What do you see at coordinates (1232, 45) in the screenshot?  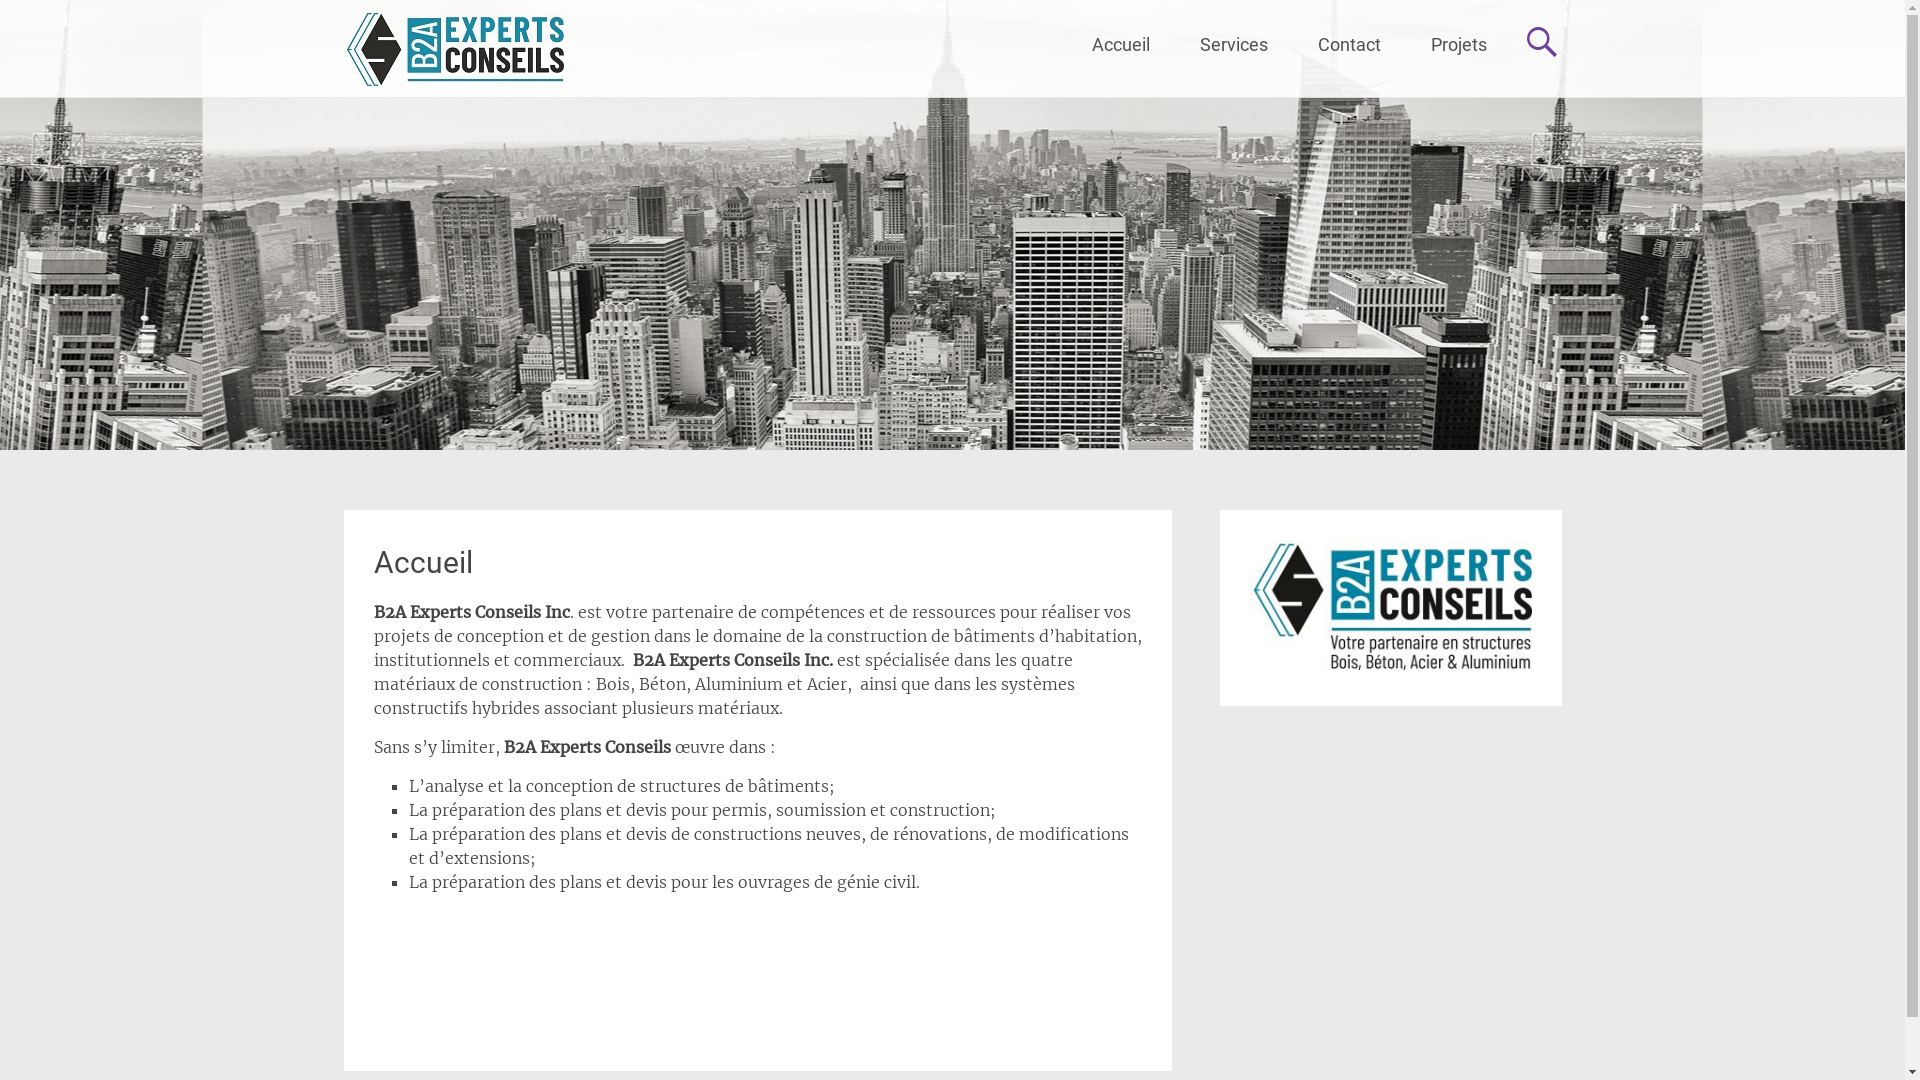 I see `'Services'` at bounding box center [1232, 45].